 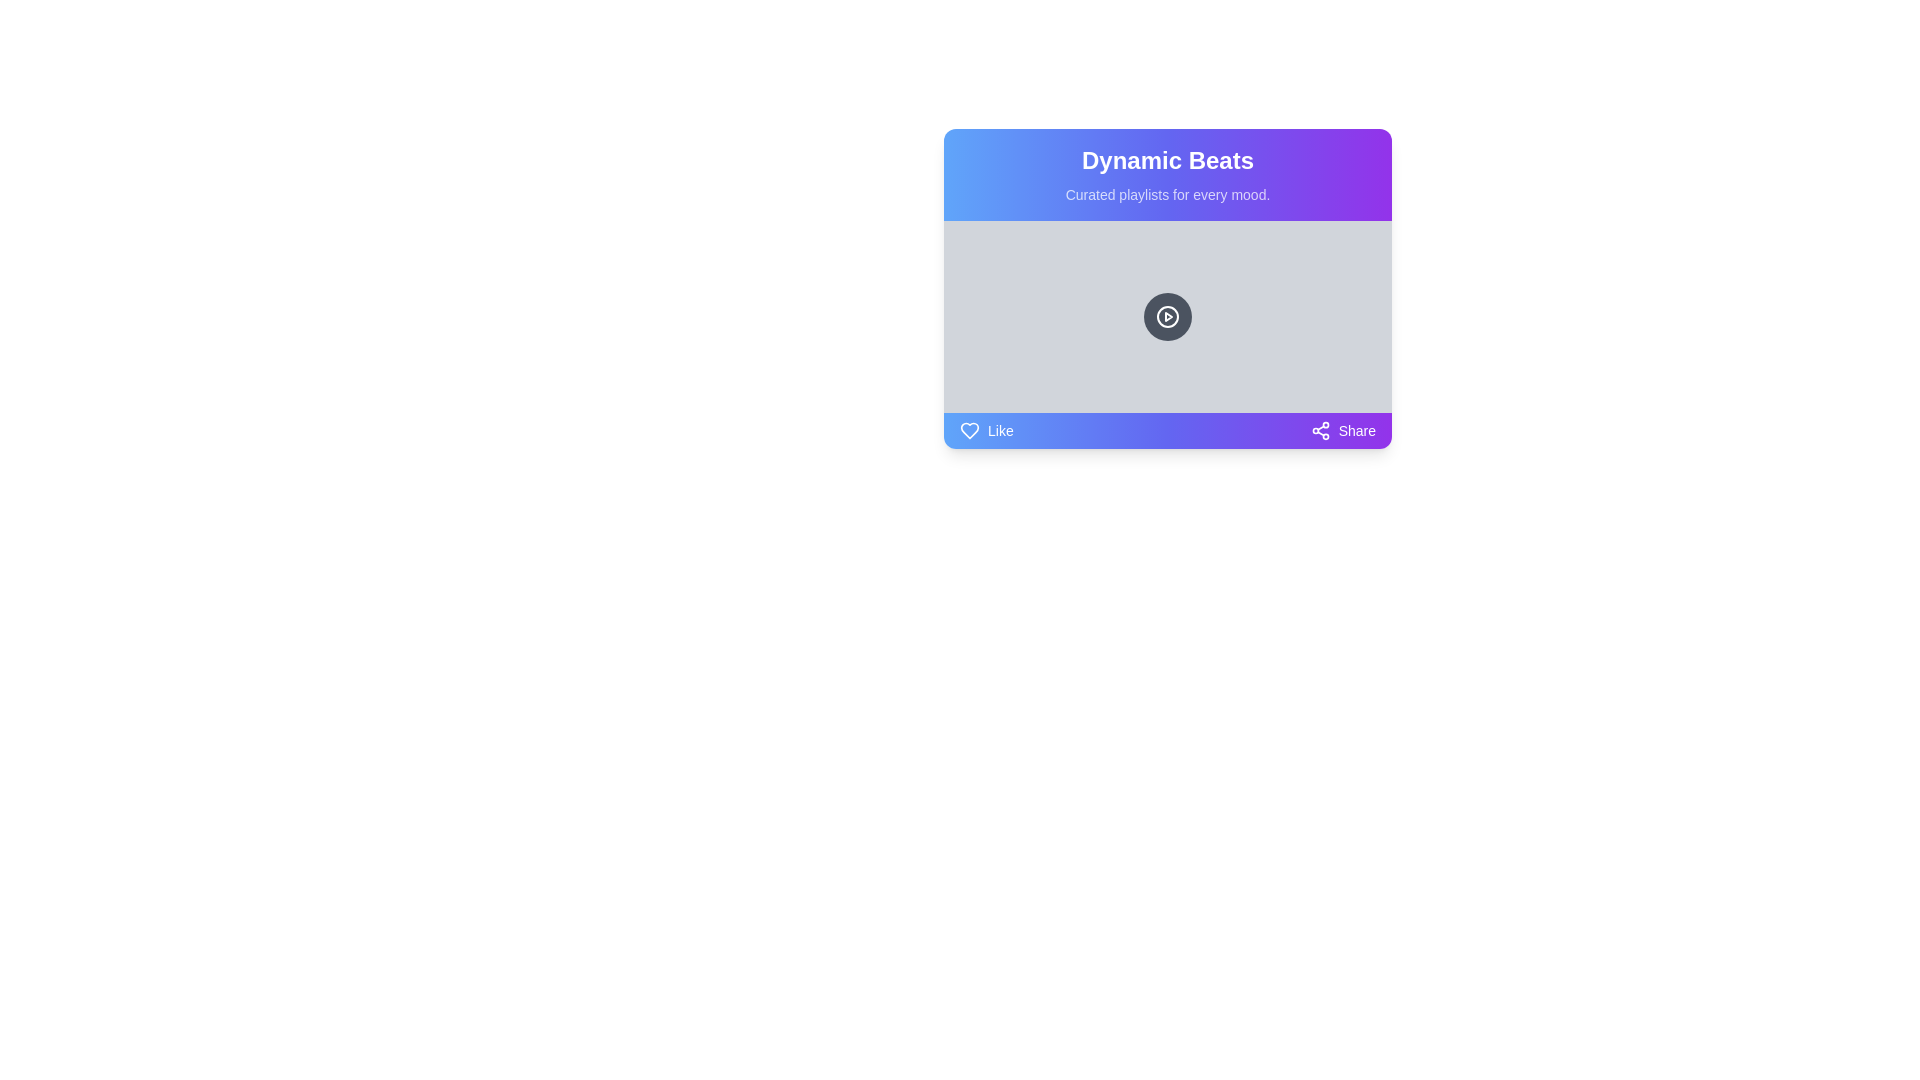 What do you see at coordinates (1167, 315) in the screenshot?
I see `the circular shape within the play button icon located at the center of the 'Dynamic Beats' card` at bounding box center [1167, 315].